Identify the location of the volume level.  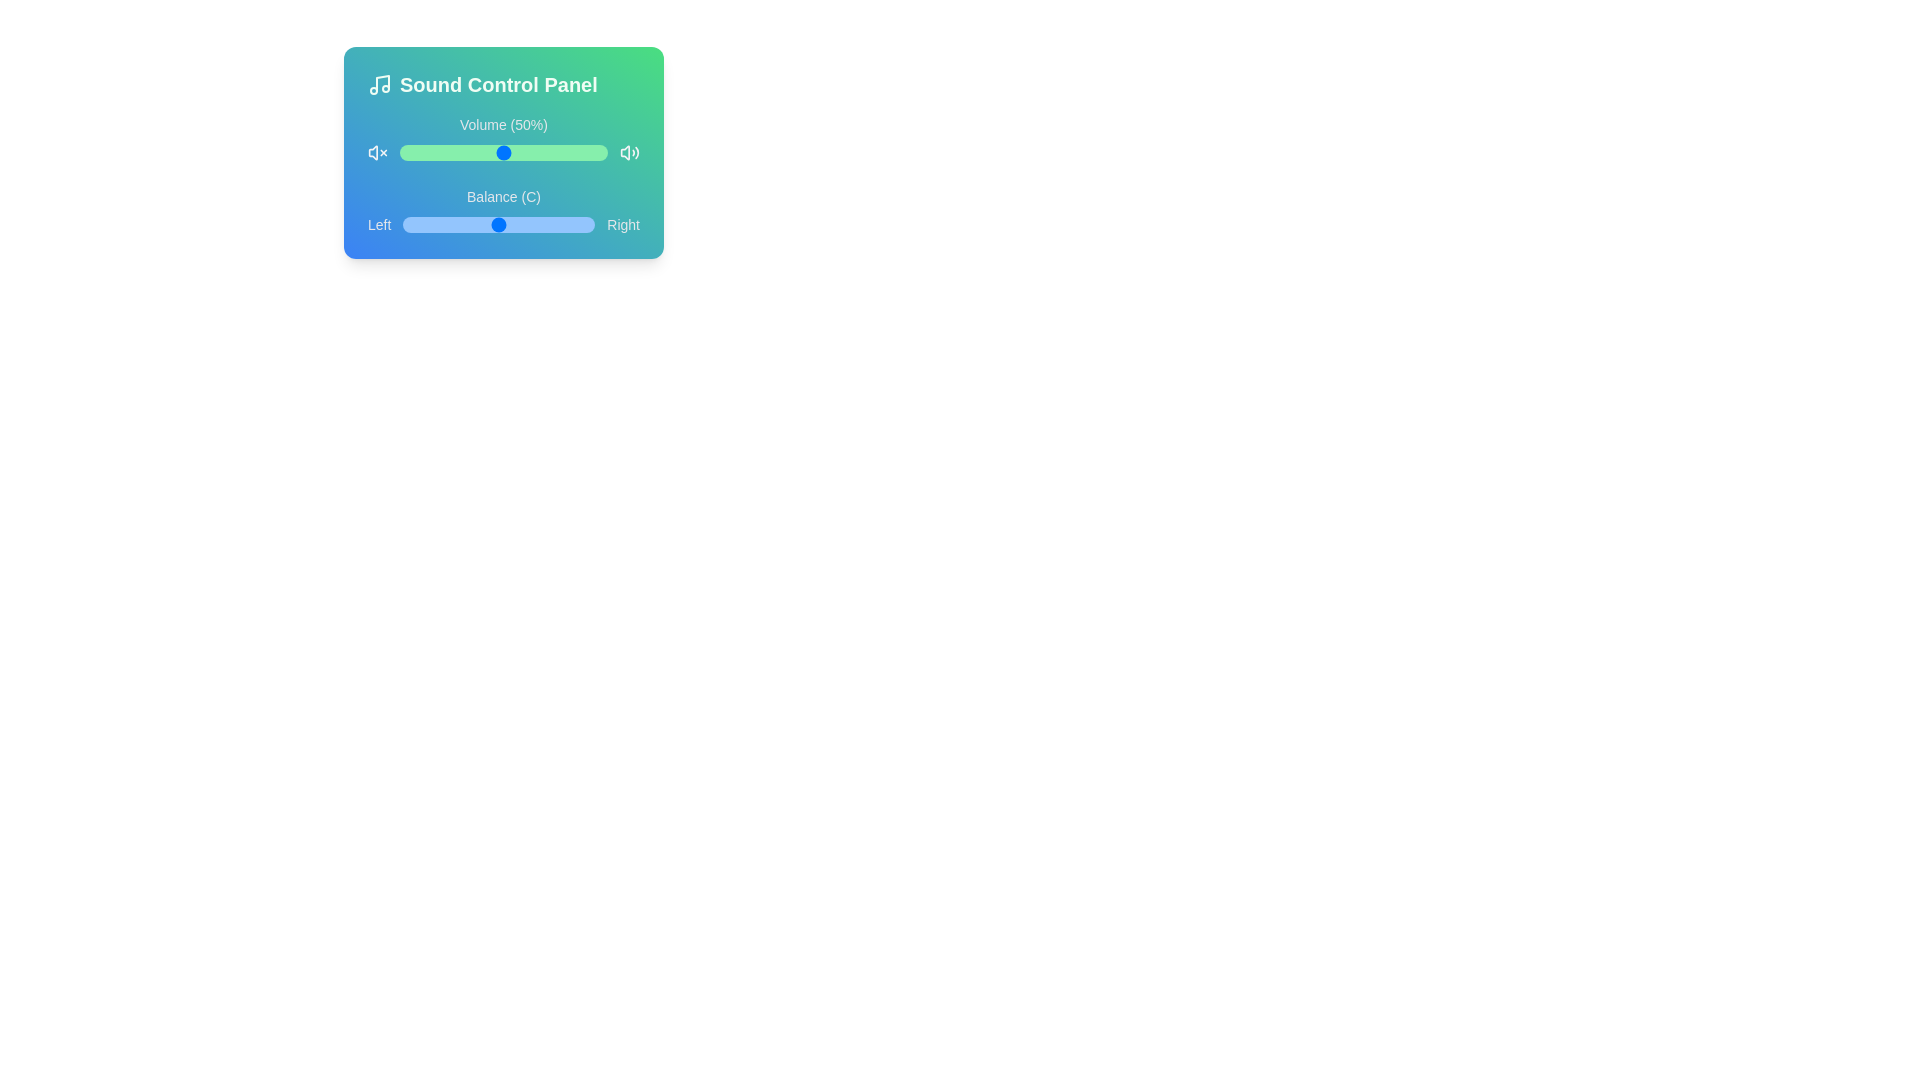
(575, 152).